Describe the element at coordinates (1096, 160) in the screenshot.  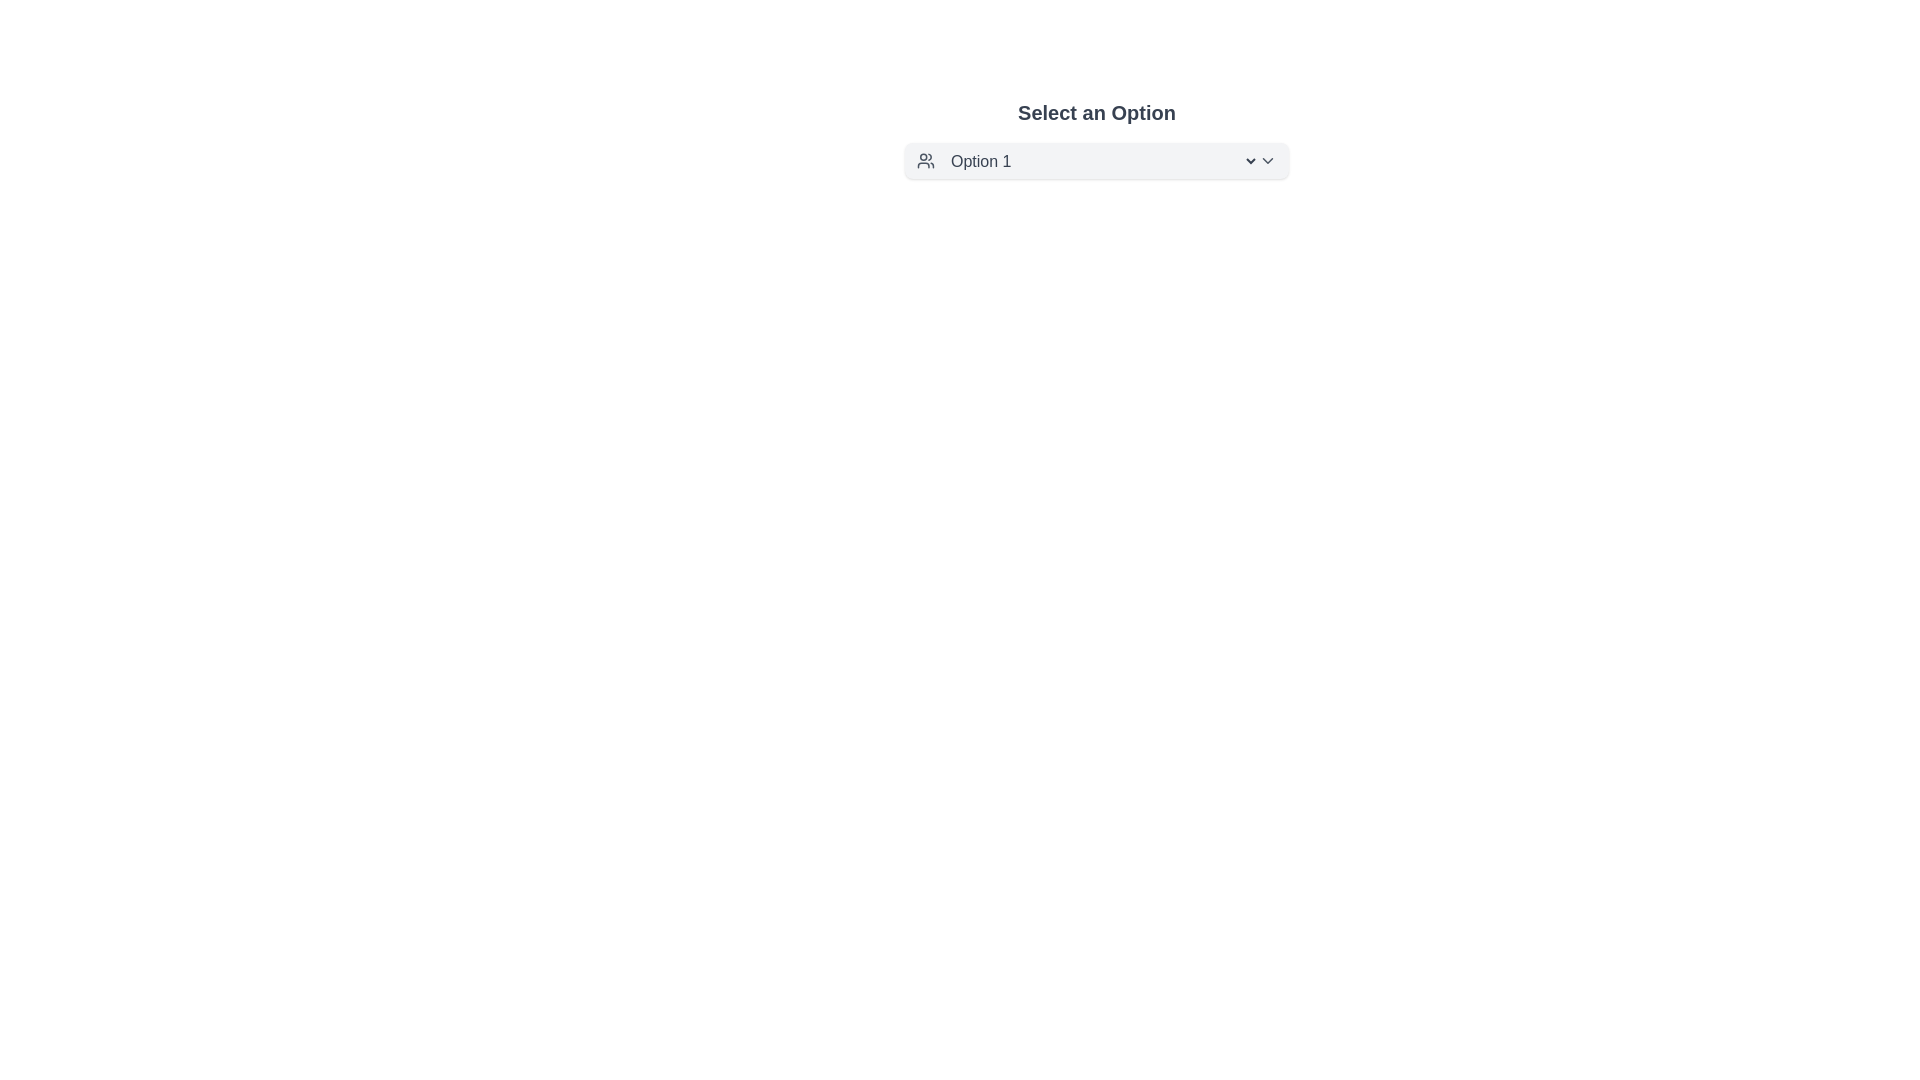
I see `the dropdown menu located under the title 'Select an Option'` at that location.